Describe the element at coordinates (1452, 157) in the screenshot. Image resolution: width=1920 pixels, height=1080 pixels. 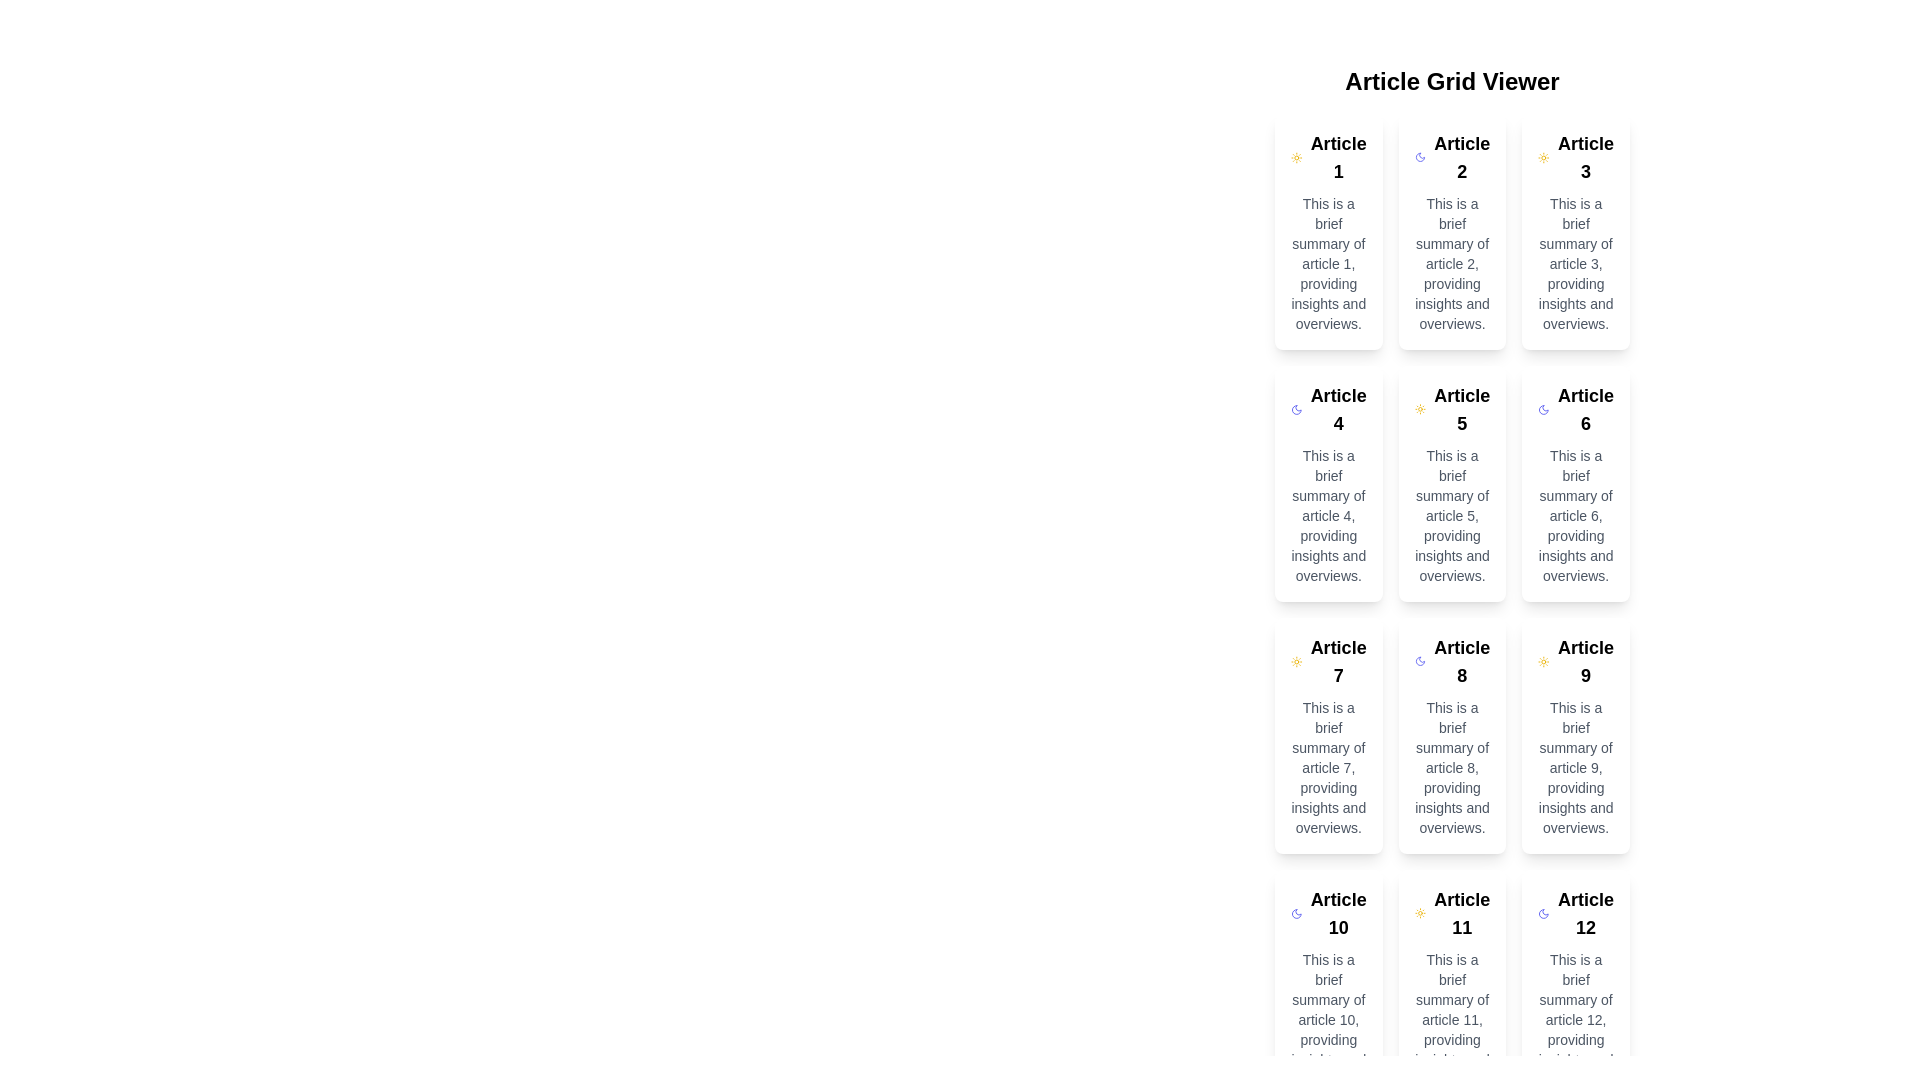
I see `the text element displaying 'Article 2', which is styled in bold and positioned in the second slot of the first row within the grid layout` at that location.